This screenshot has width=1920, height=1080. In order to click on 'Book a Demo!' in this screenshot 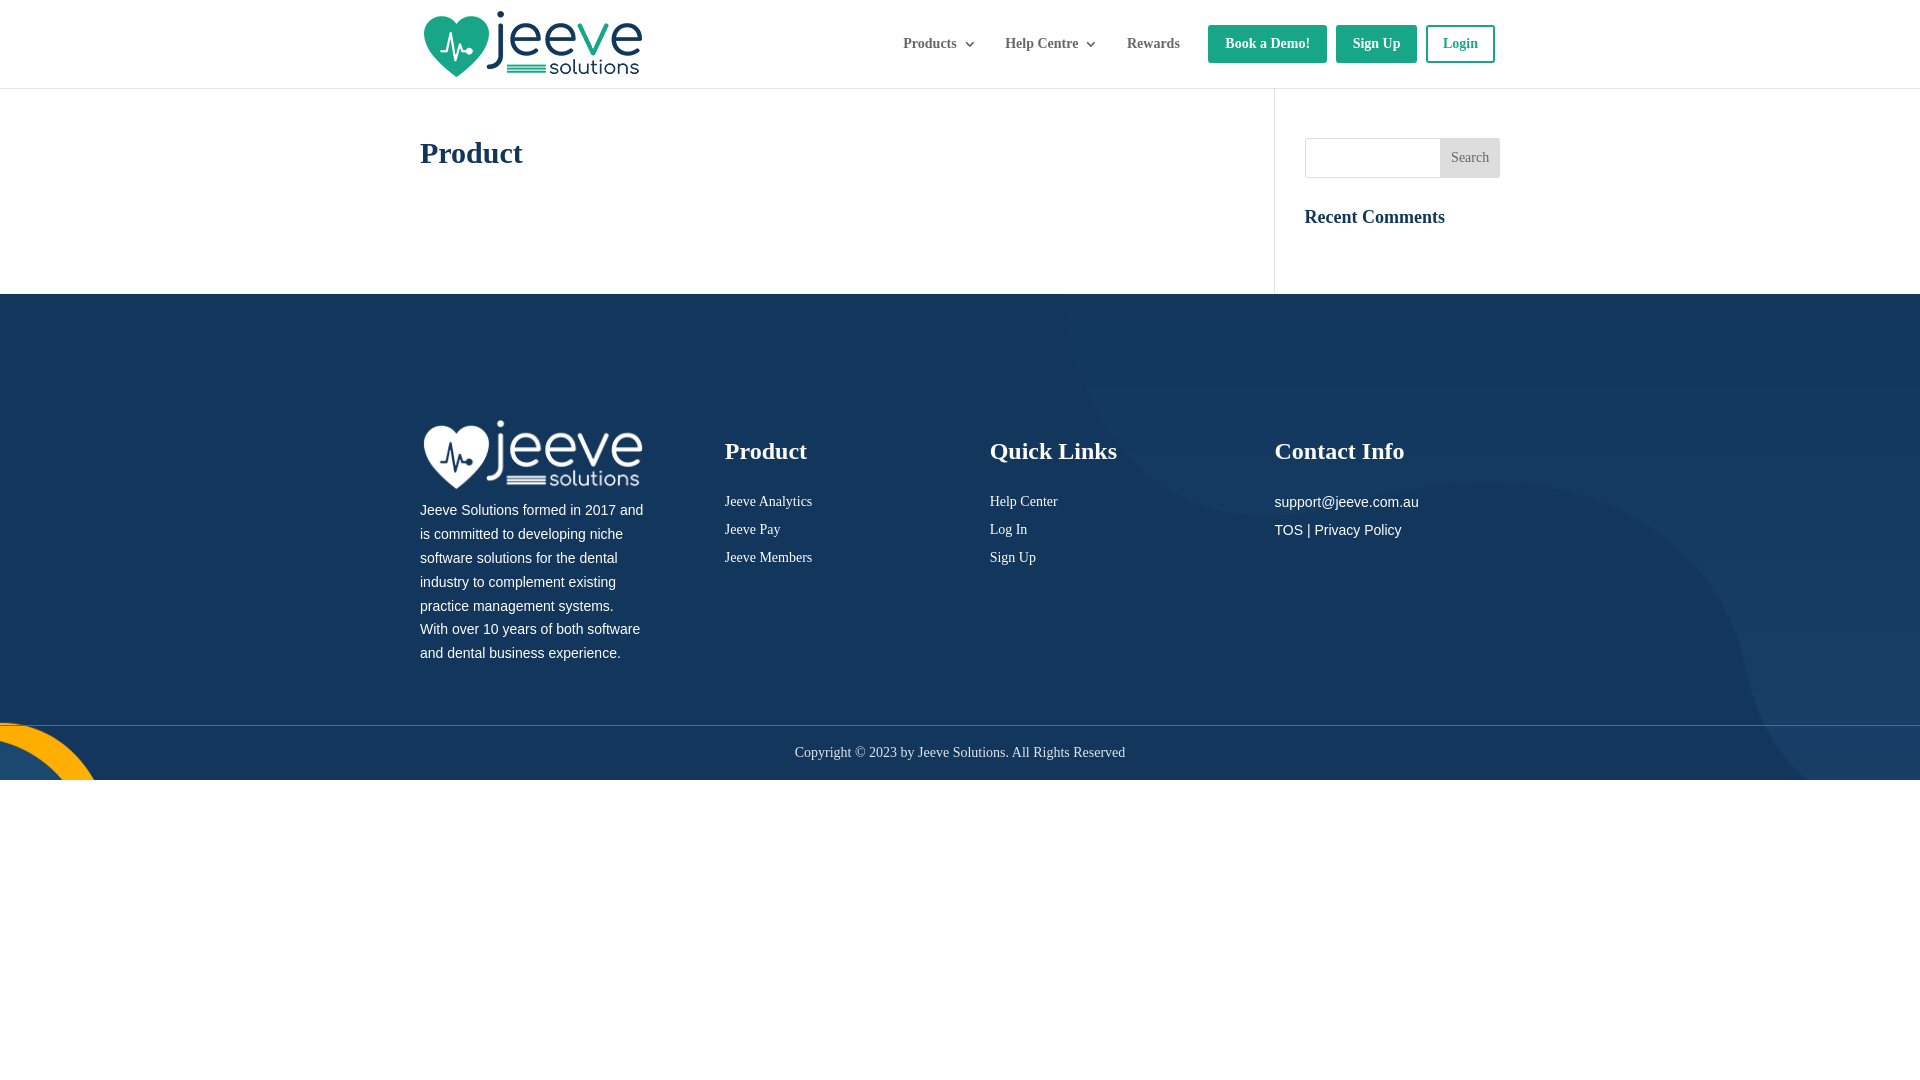, I will do `click(1207, 43)`.